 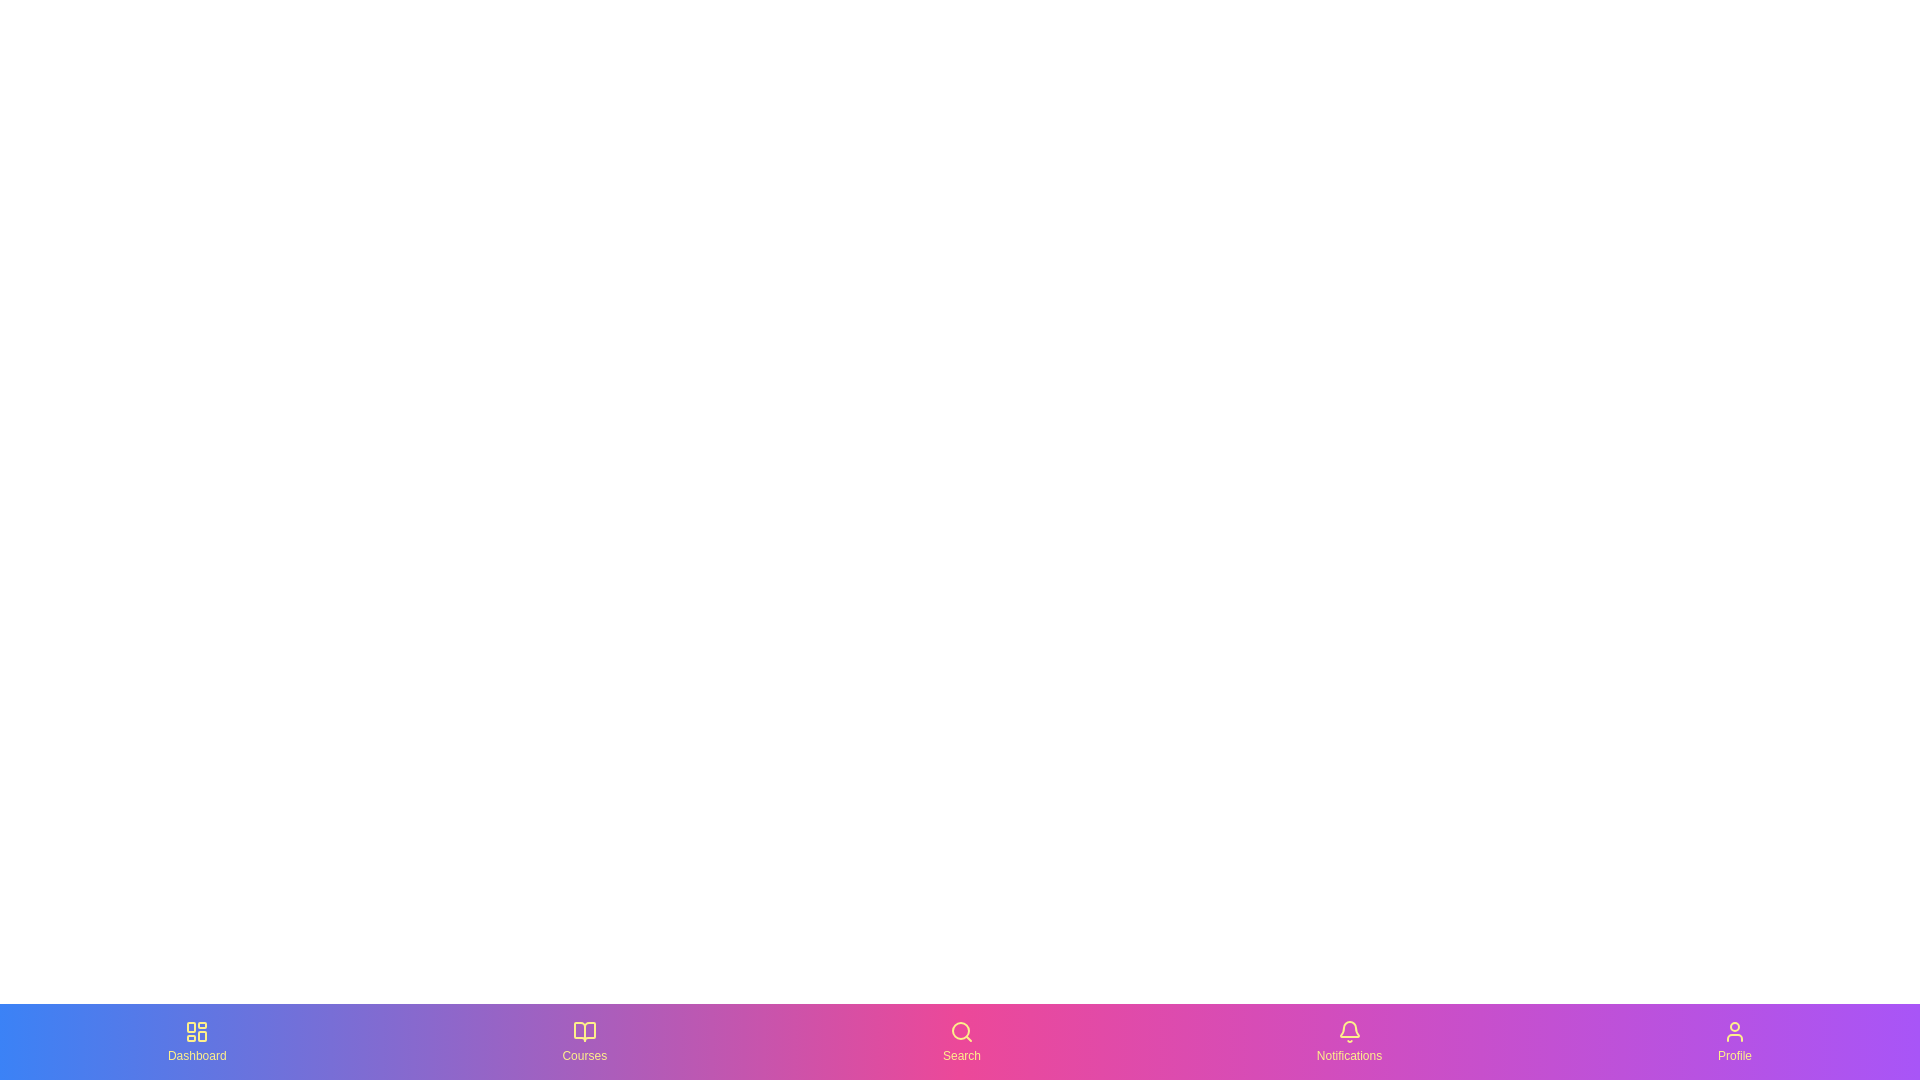 What do you see at coordinates (196, 1040) in the screenshot?
I see `the Dashboard tab in the bottom navigation bar` at bounding box center [196, 1040].